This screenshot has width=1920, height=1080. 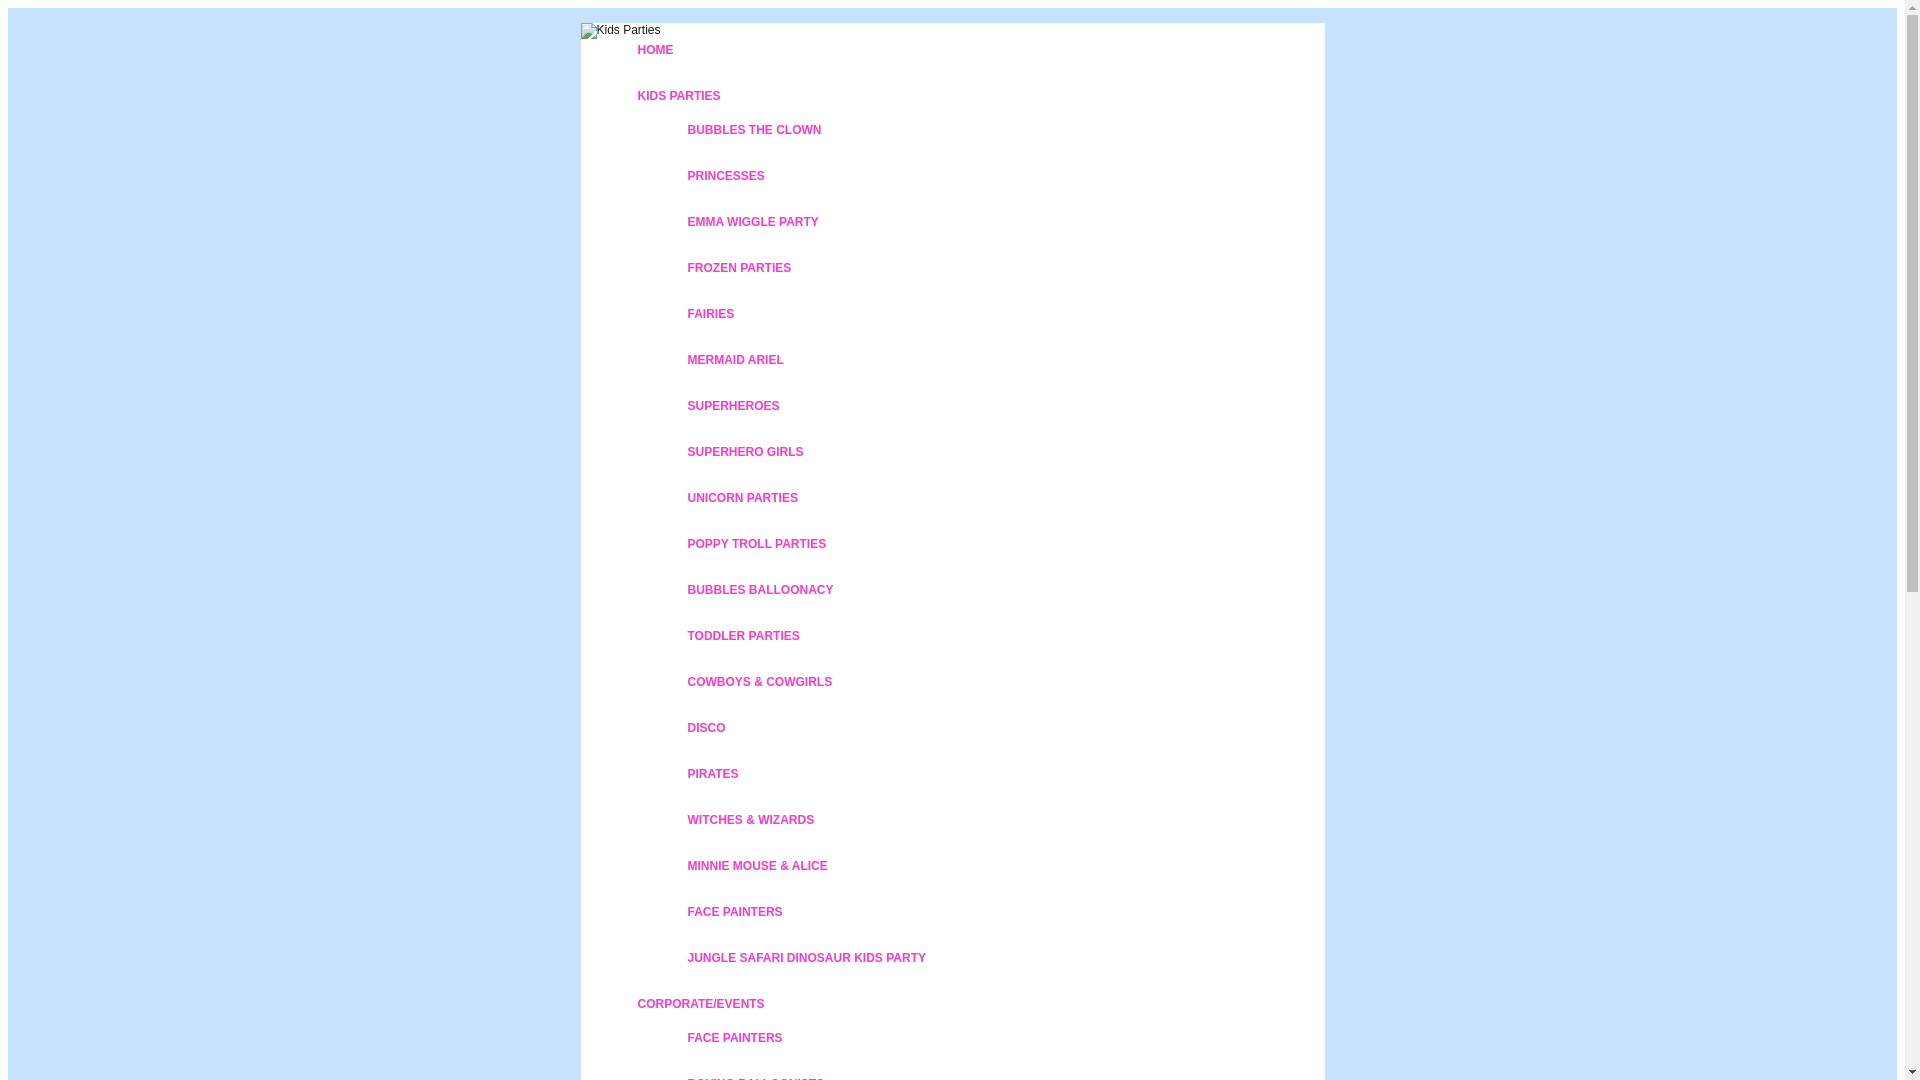 I want to click on 'HOME', so click(x=654, y=49).